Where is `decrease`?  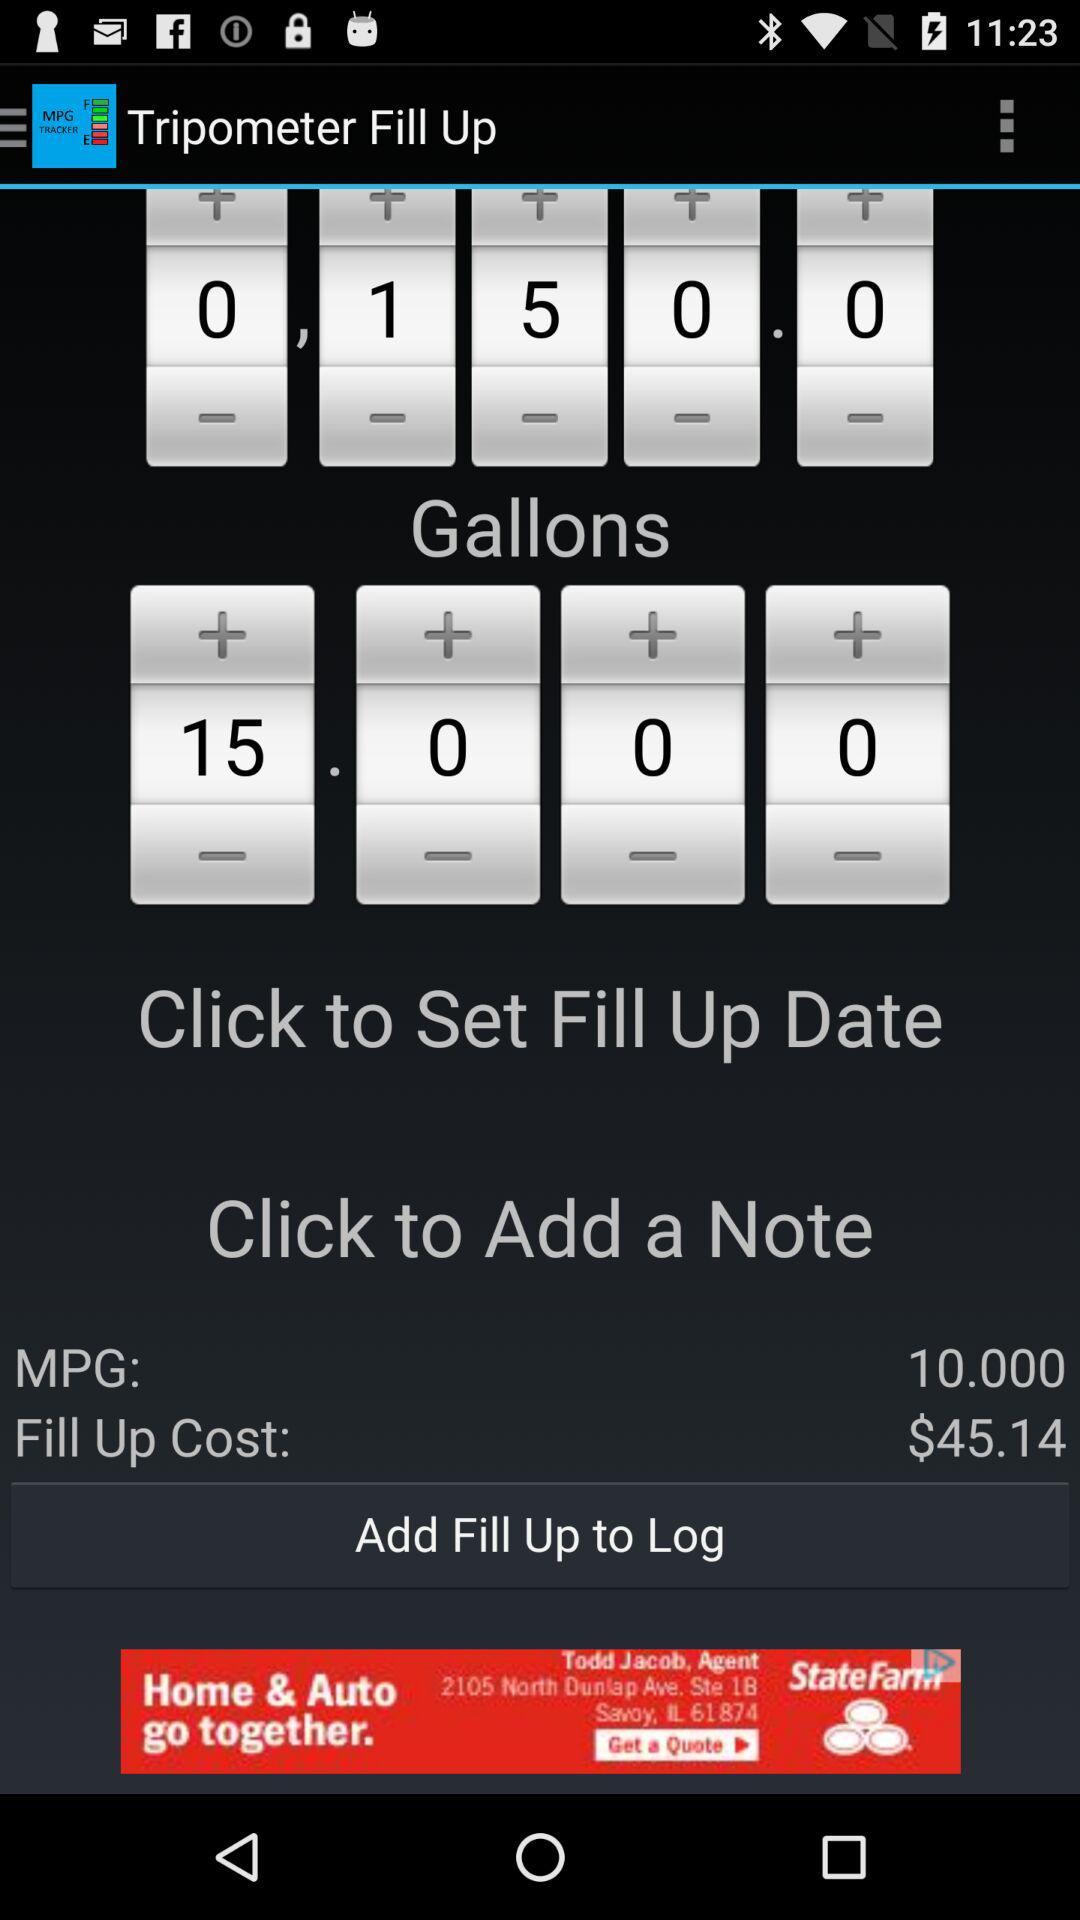
decrease is located at coordinates (652, 858).